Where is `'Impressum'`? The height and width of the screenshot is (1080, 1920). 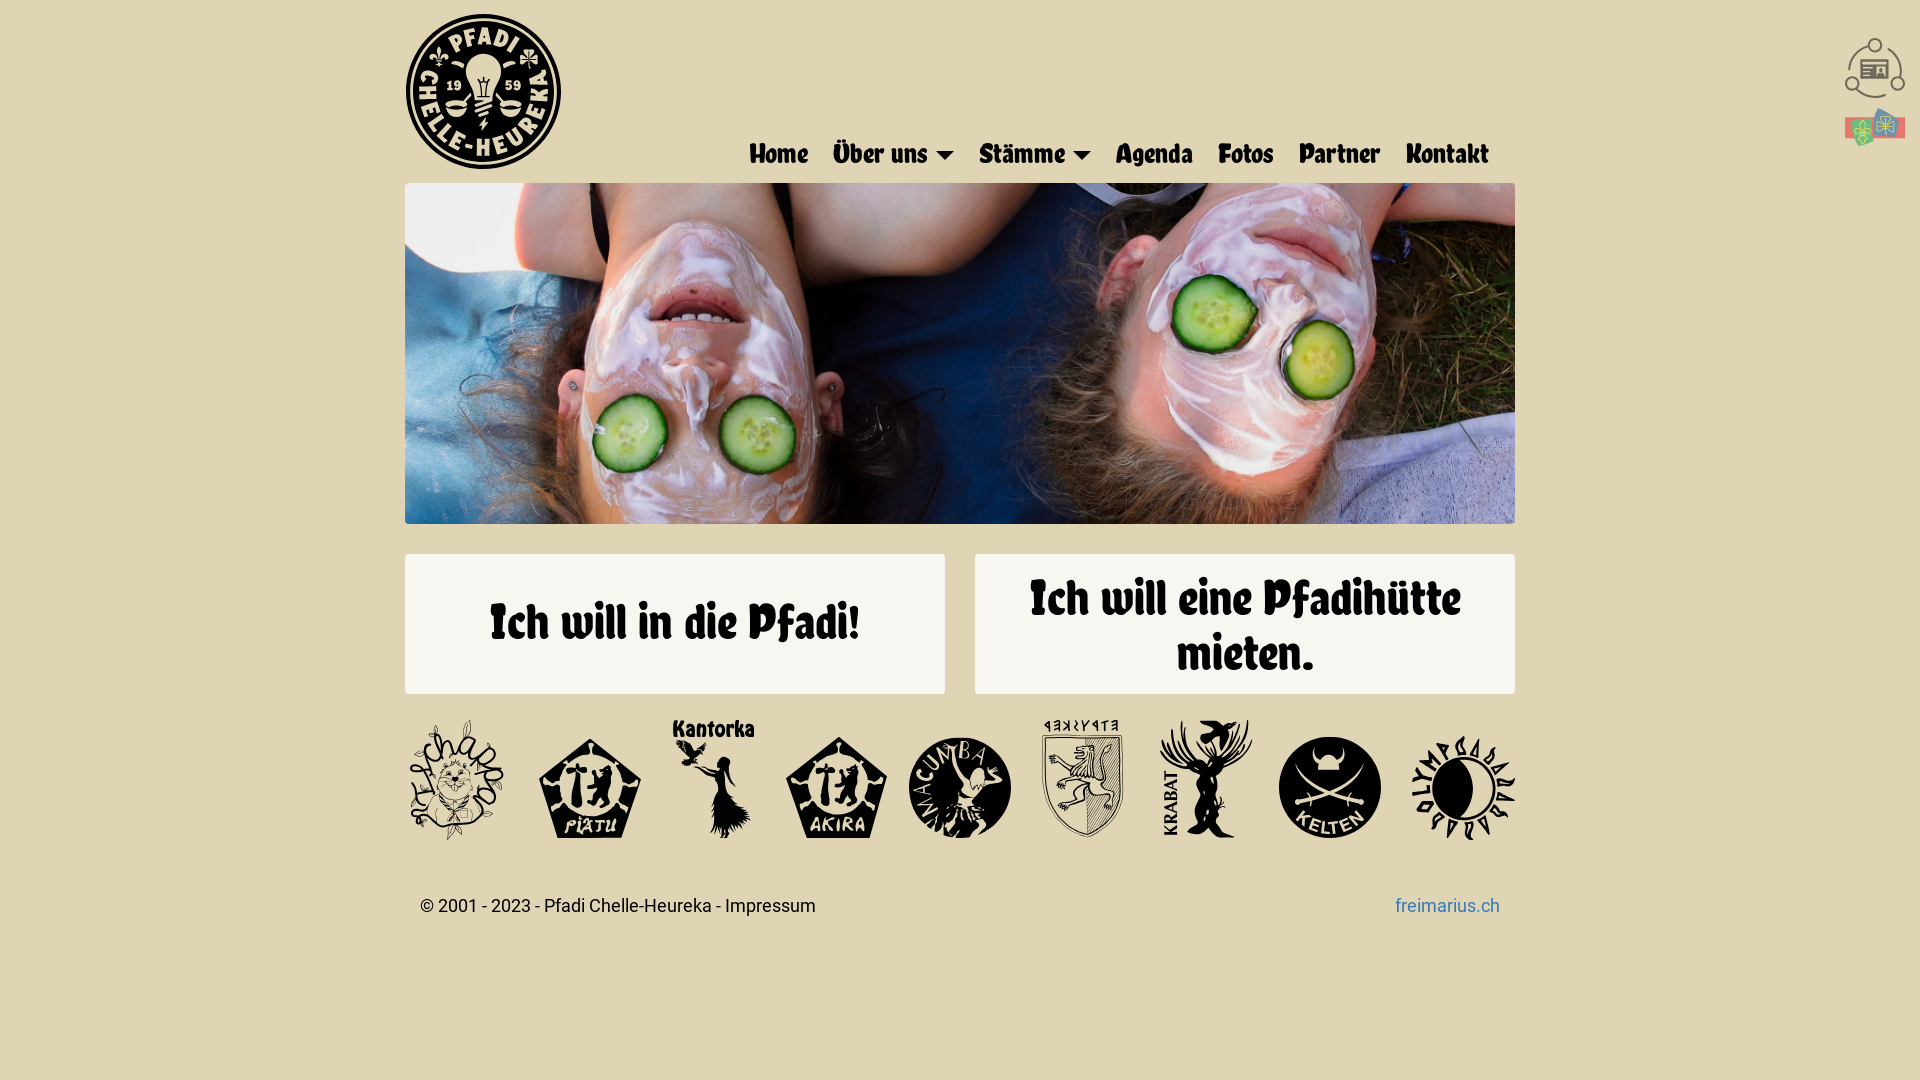 'Impressum' is located at coordinates (723, 905).